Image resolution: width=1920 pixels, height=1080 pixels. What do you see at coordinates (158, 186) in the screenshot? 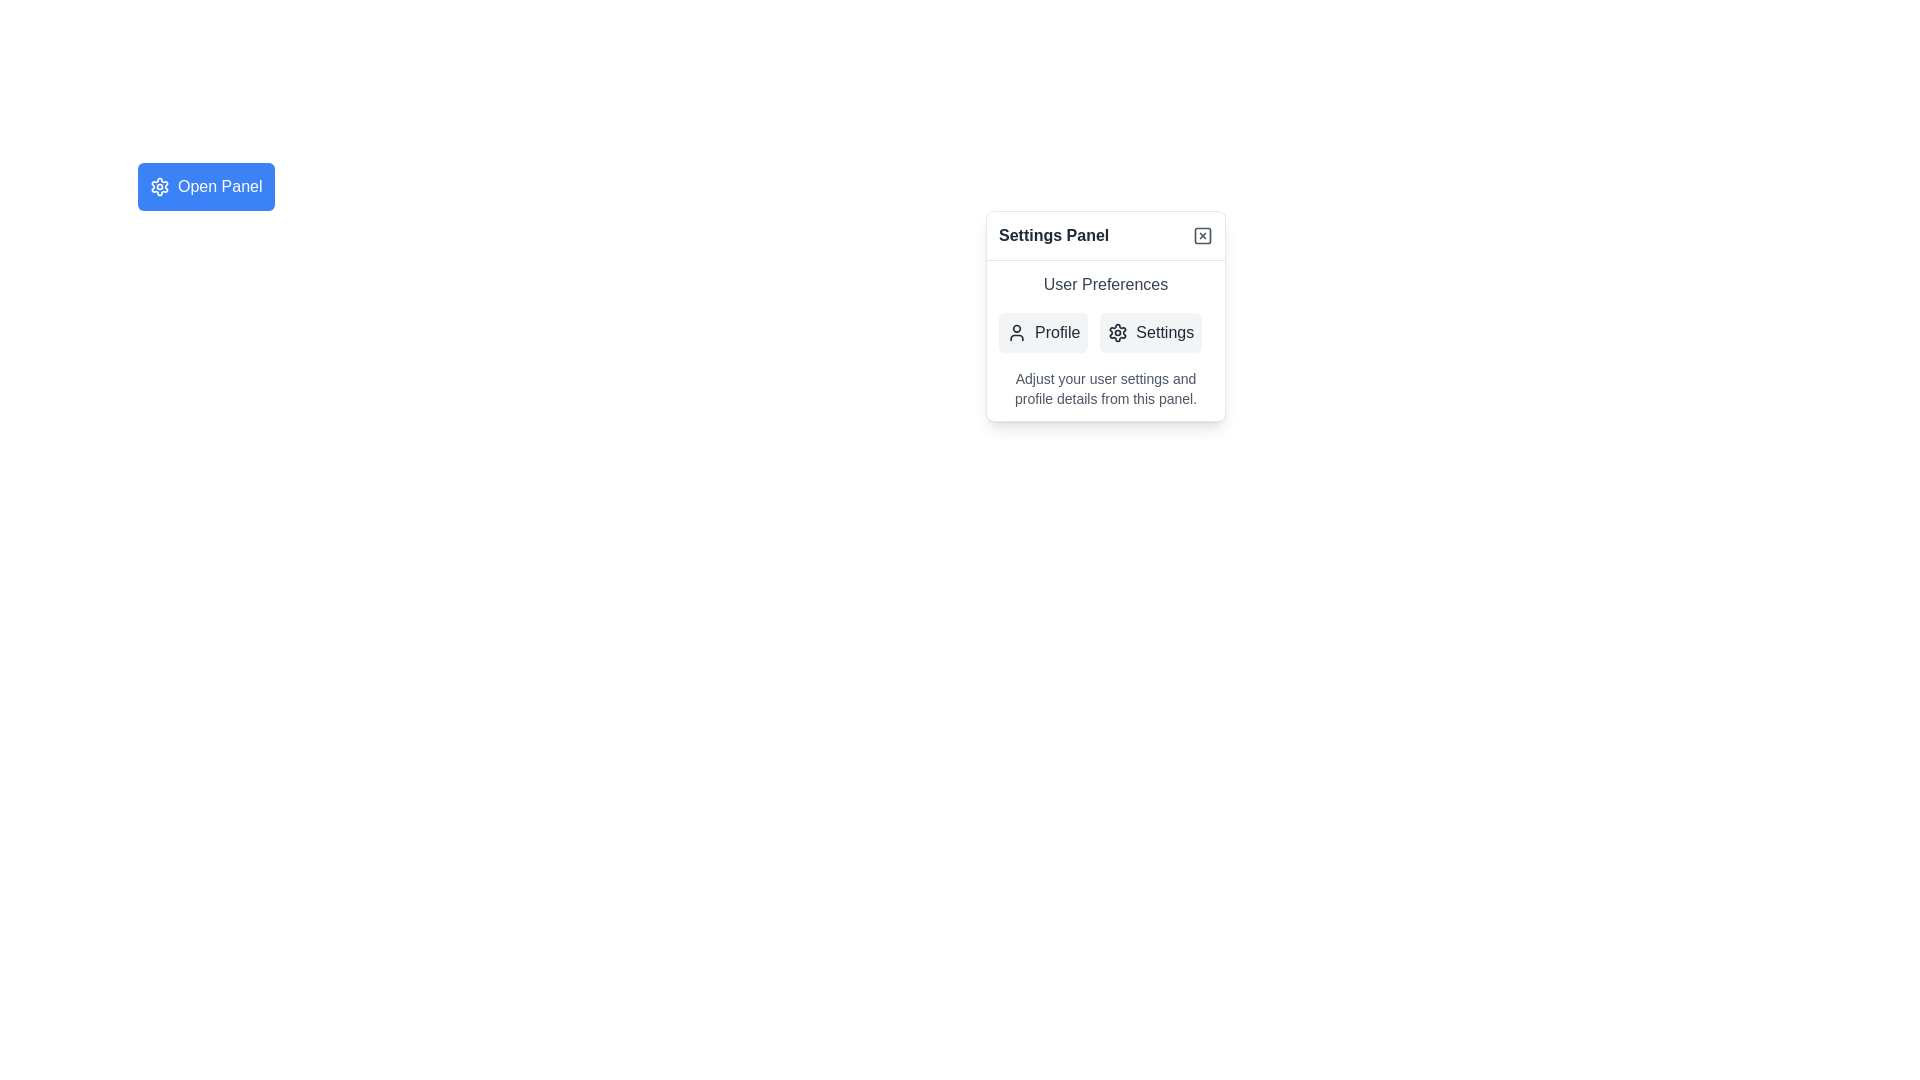
I see `the settings icon, which is a gear-shaped icon located to the left of the 'Open Panel' text inside a blue rounded rectangle button` at bounding box center [158, 186].